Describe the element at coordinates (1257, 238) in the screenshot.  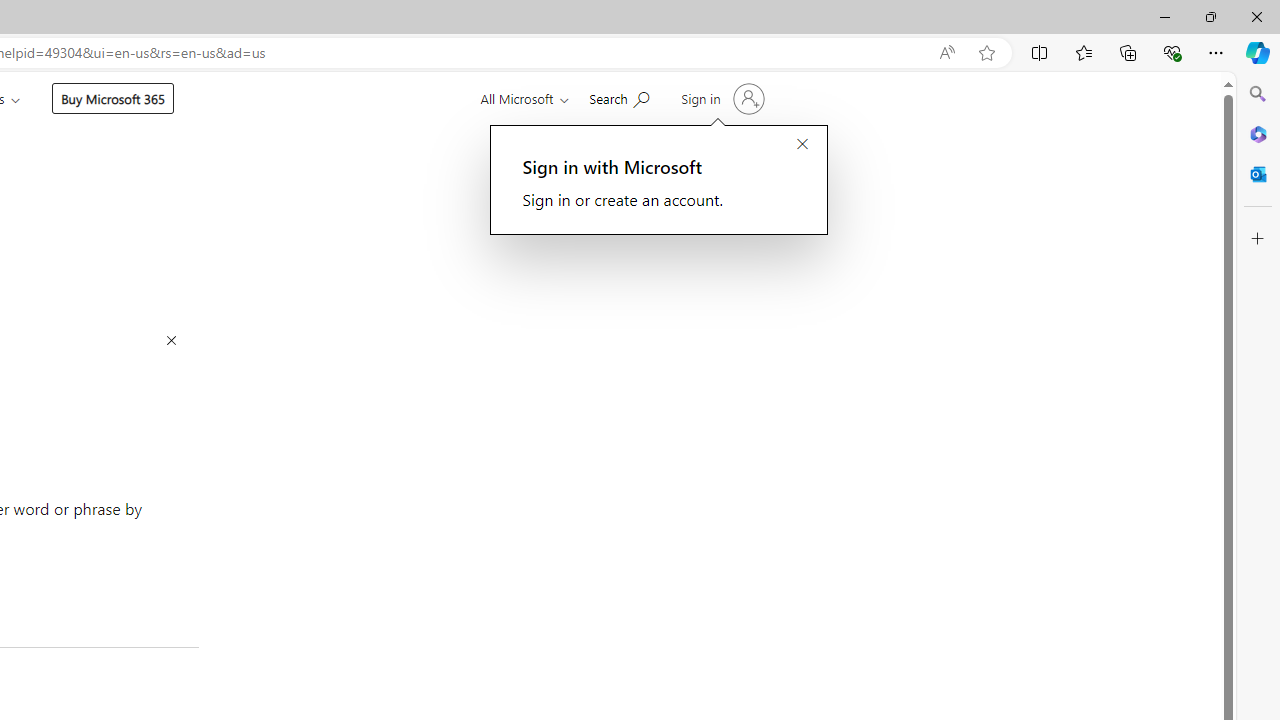
I see `'Customize'` at that location.